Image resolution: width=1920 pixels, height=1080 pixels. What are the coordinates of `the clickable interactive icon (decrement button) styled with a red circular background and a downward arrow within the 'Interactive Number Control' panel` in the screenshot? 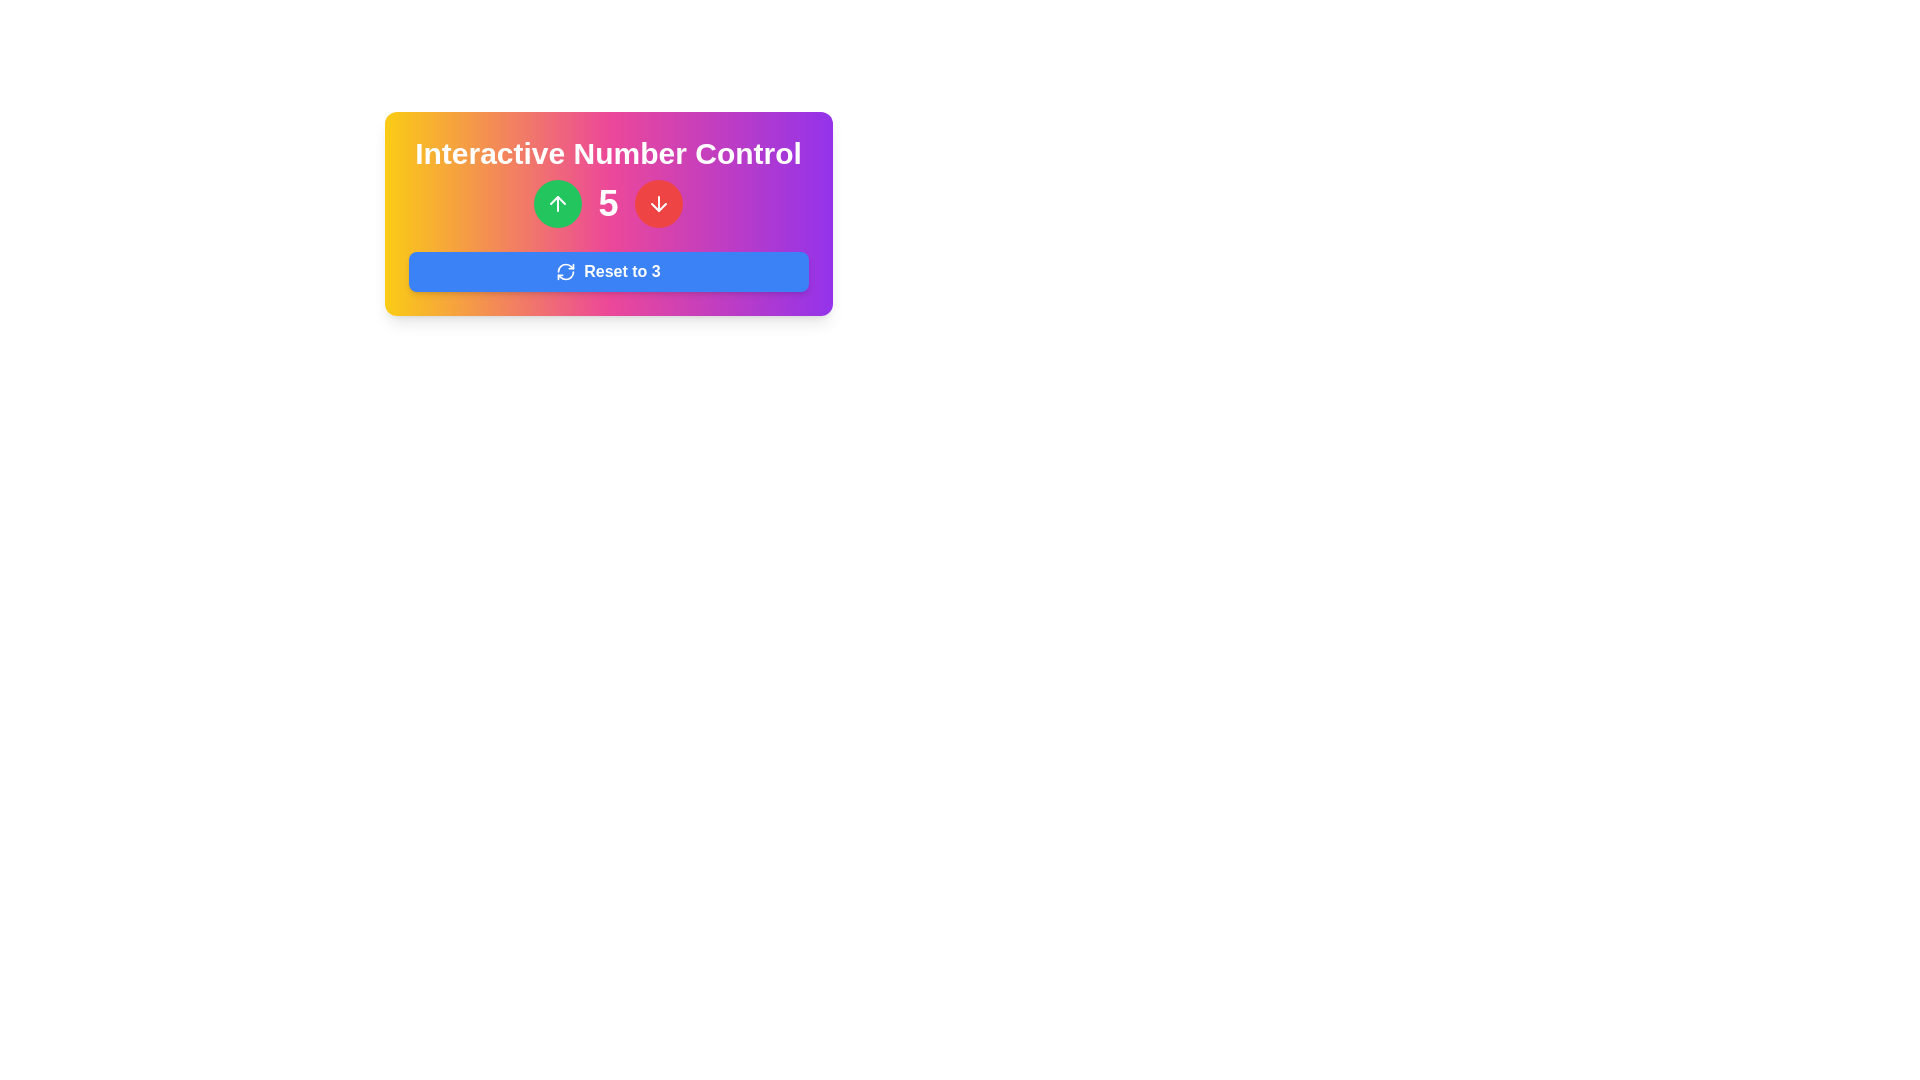 It's located at (658, 204).